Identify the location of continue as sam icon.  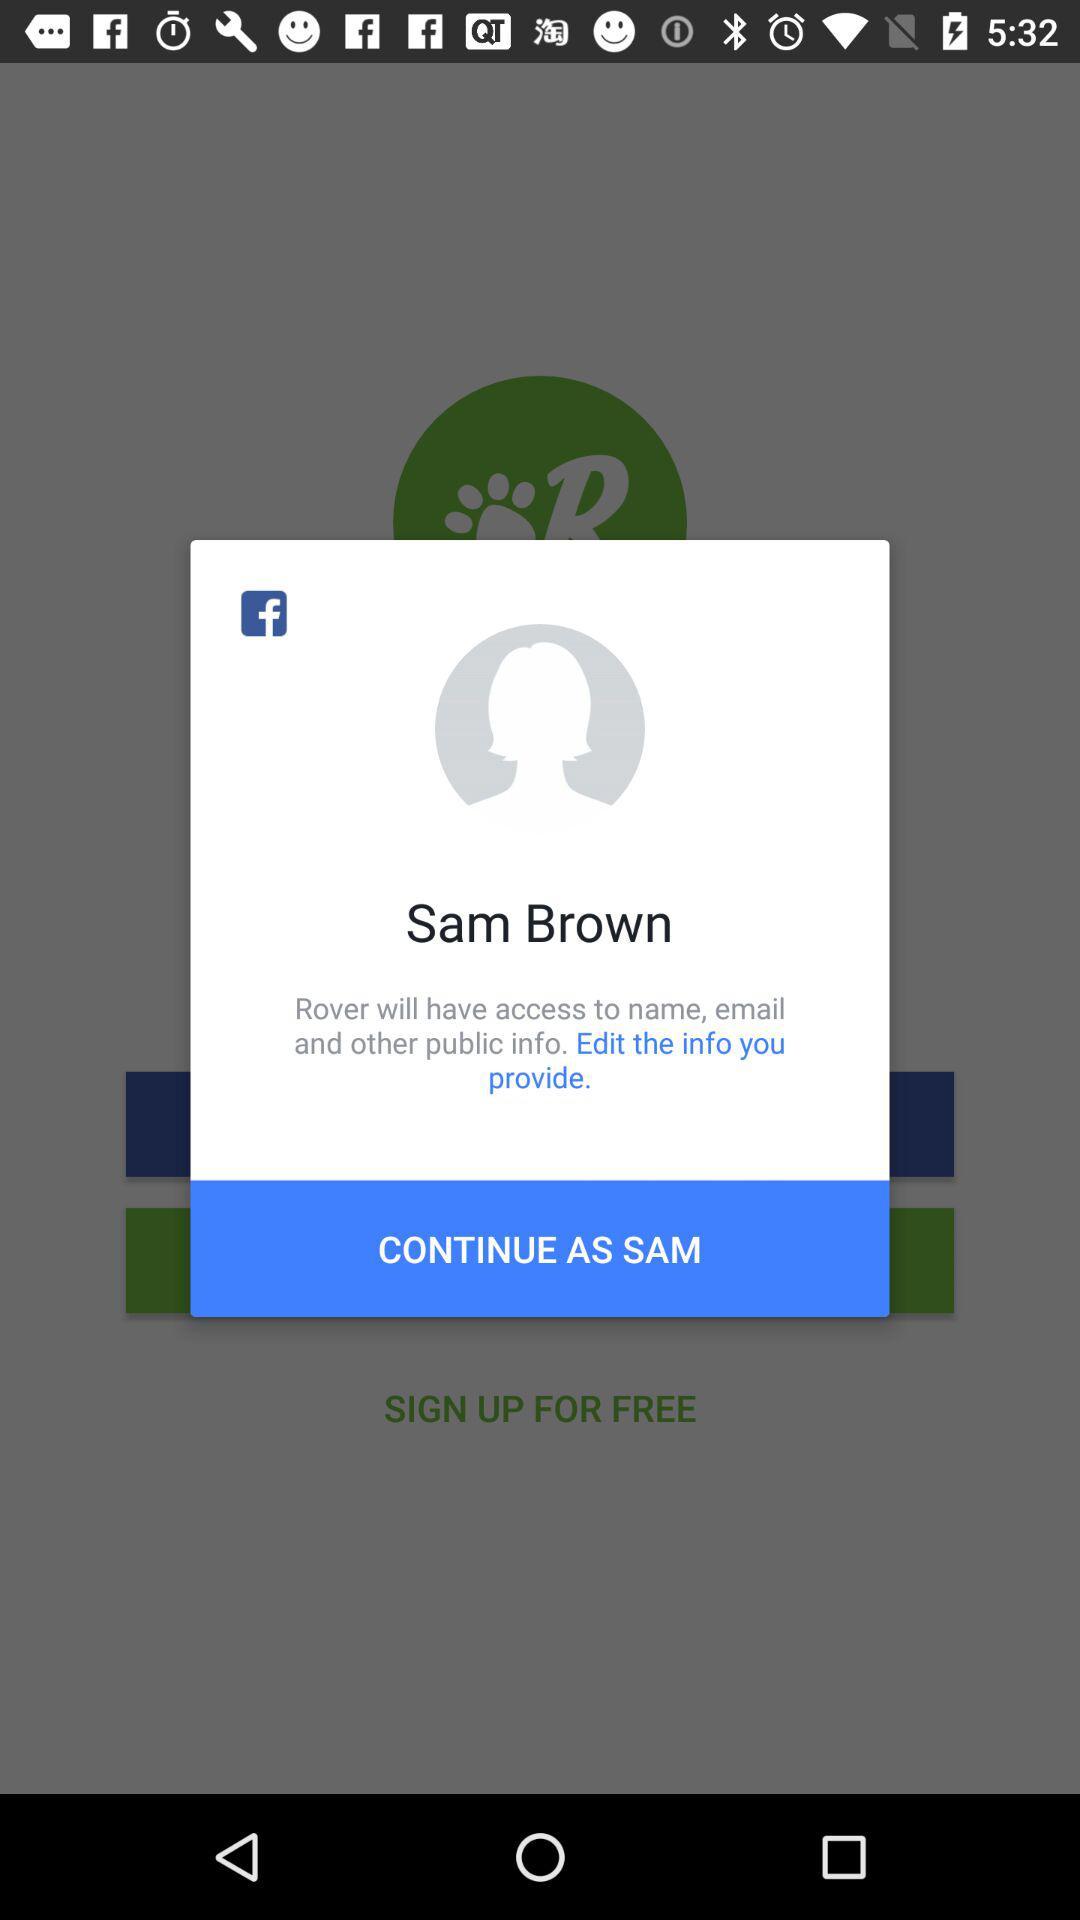
(540, 1247).